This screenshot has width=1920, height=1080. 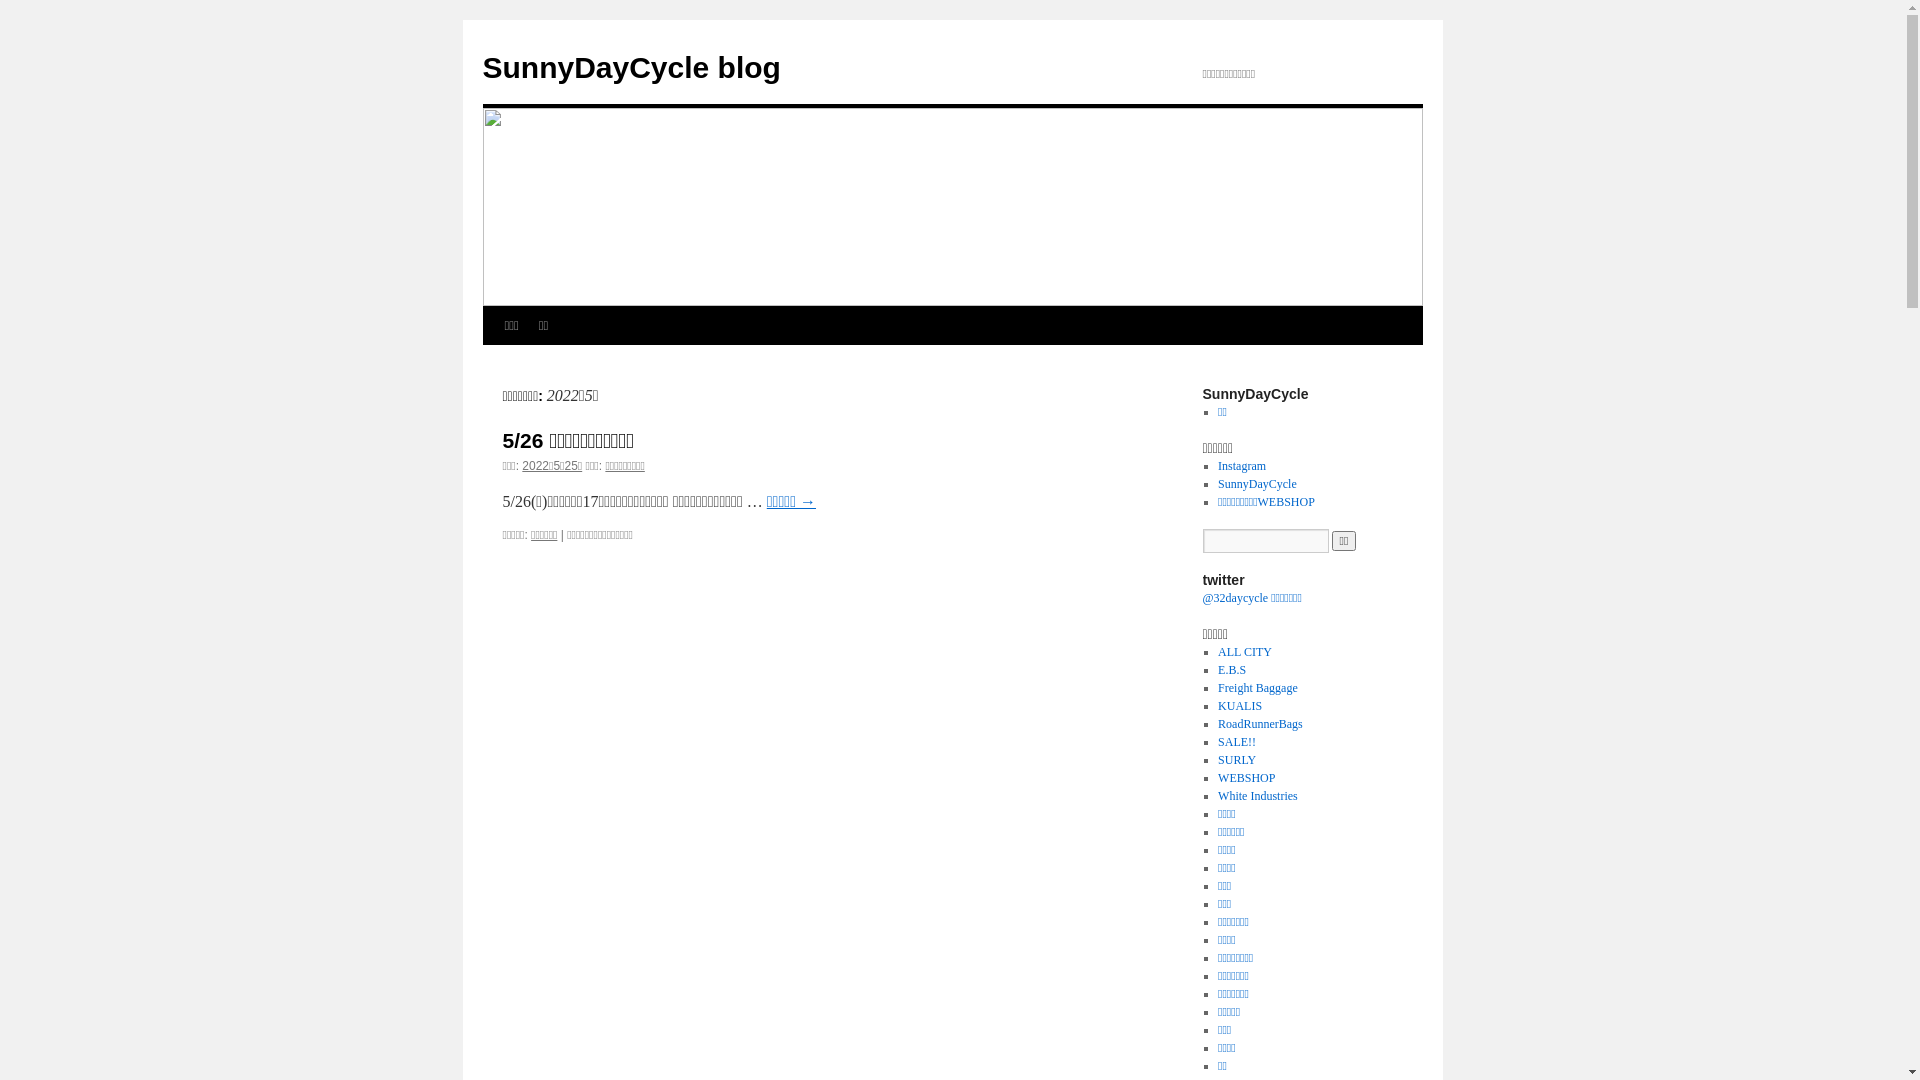 I want to click on 'SURLY', so click(x=1236, y=759).